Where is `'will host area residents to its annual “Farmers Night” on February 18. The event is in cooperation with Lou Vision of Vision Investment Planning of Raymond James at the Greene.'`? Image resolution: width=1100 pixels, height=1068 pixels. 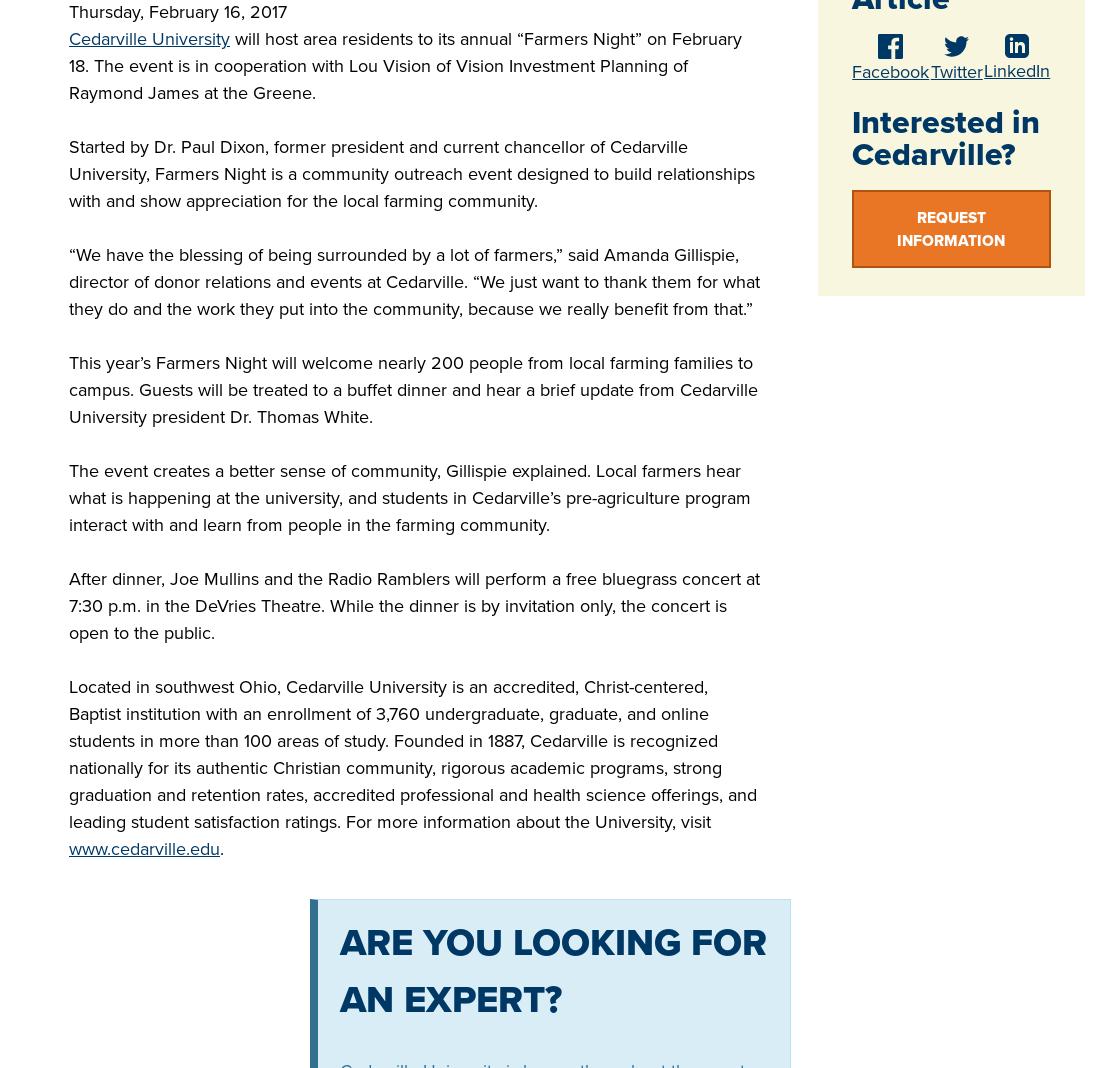
'will host area residents to its annual “Farmers Night” on February 18. The event is in cooperation with Lou Vision of Vision Investment Planning of Raymond James at the Greene.' is located at coordinates (405, 65).